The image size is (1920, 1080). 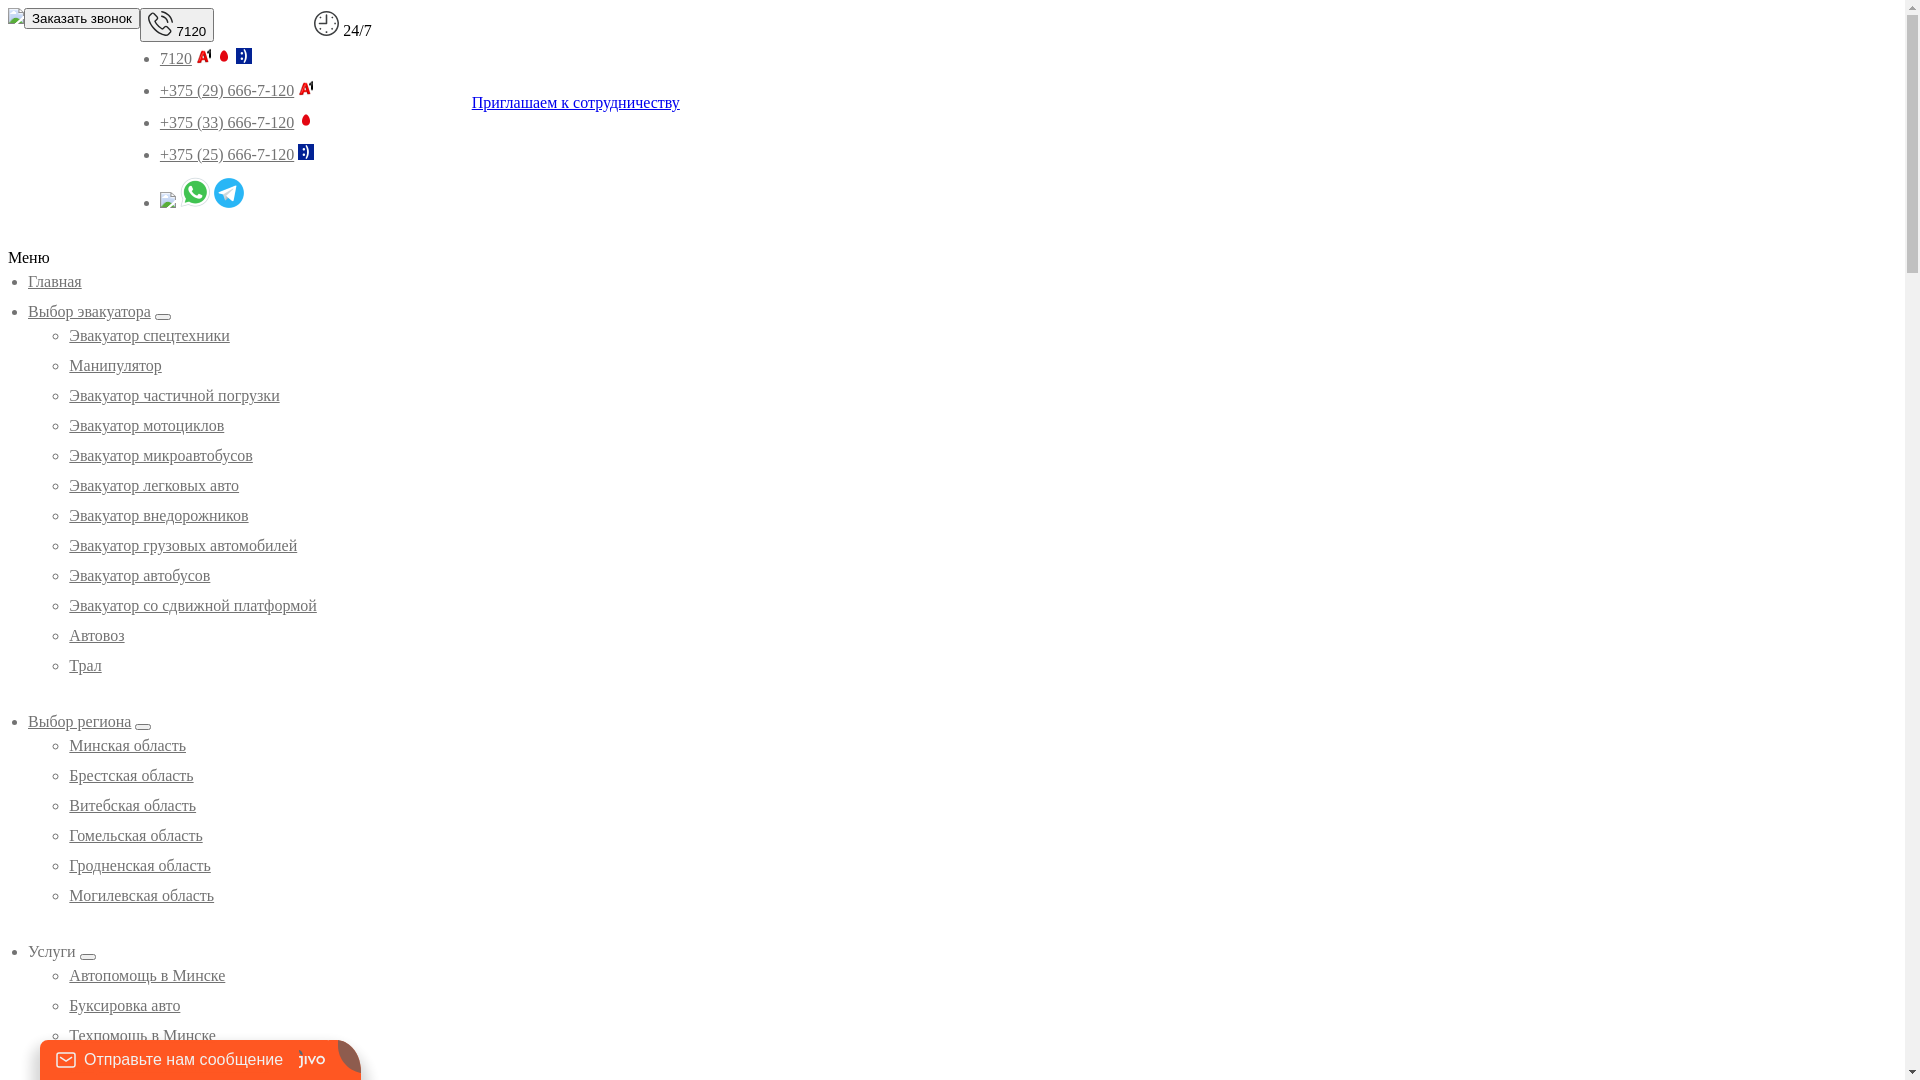 I want to click on '+375 (25) 666-7-120', so click(x=226, y=153).